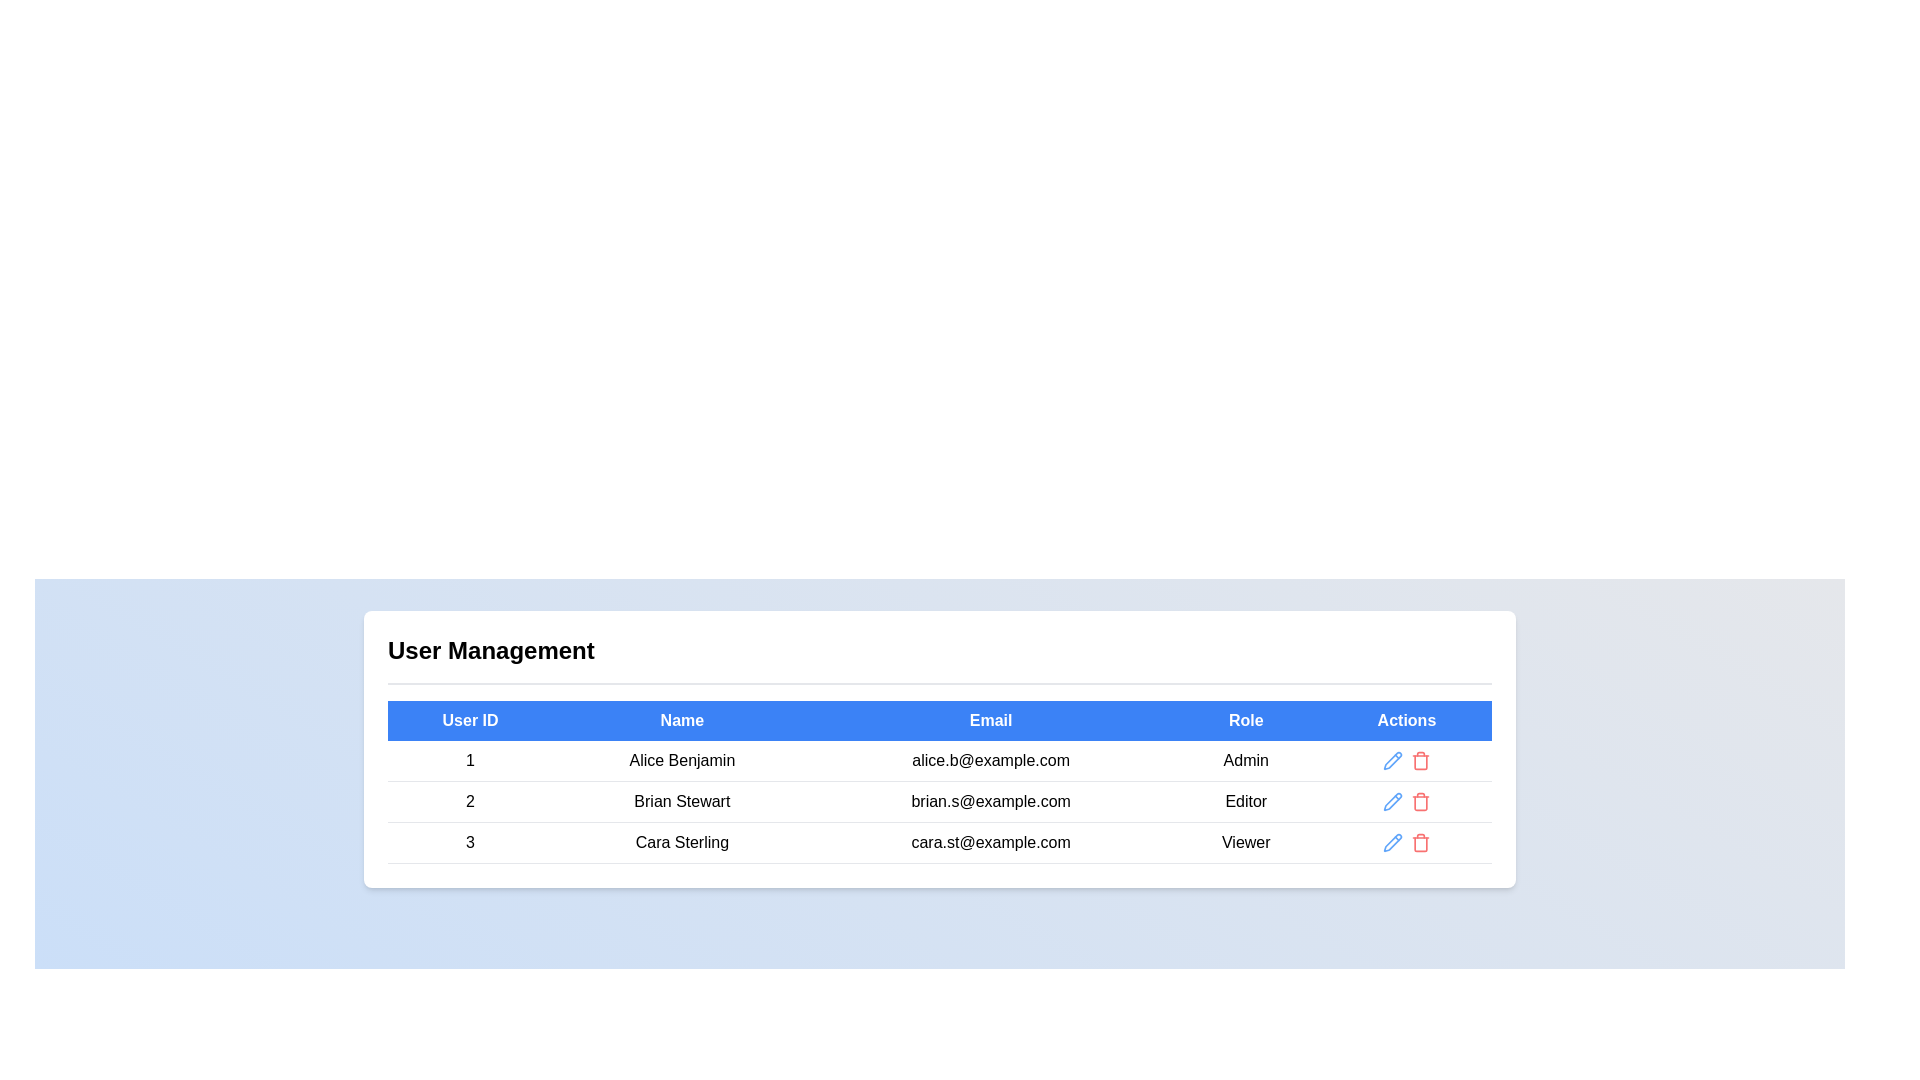  I want to click on the text element displaying 'Alice Benjamin' in the User Management section, located in the second column of the first row of the table, so click(682, 761).